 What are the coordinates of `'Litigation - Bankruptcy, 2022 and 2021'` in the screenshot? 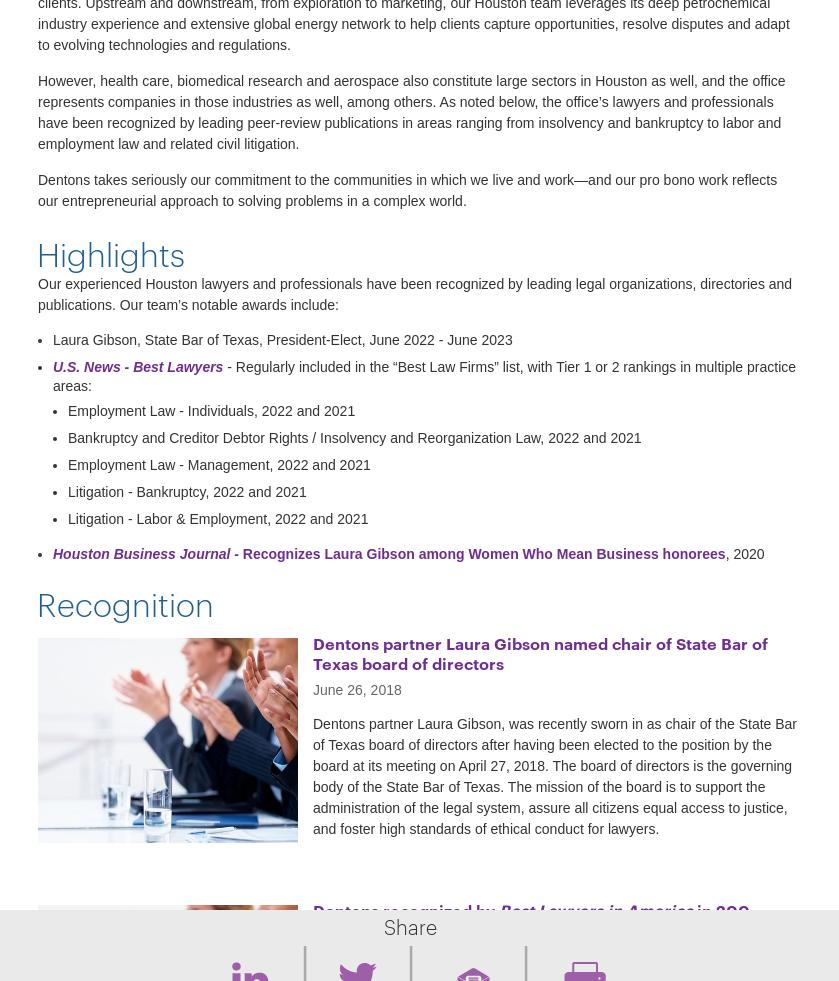 It's located at (187, 489).